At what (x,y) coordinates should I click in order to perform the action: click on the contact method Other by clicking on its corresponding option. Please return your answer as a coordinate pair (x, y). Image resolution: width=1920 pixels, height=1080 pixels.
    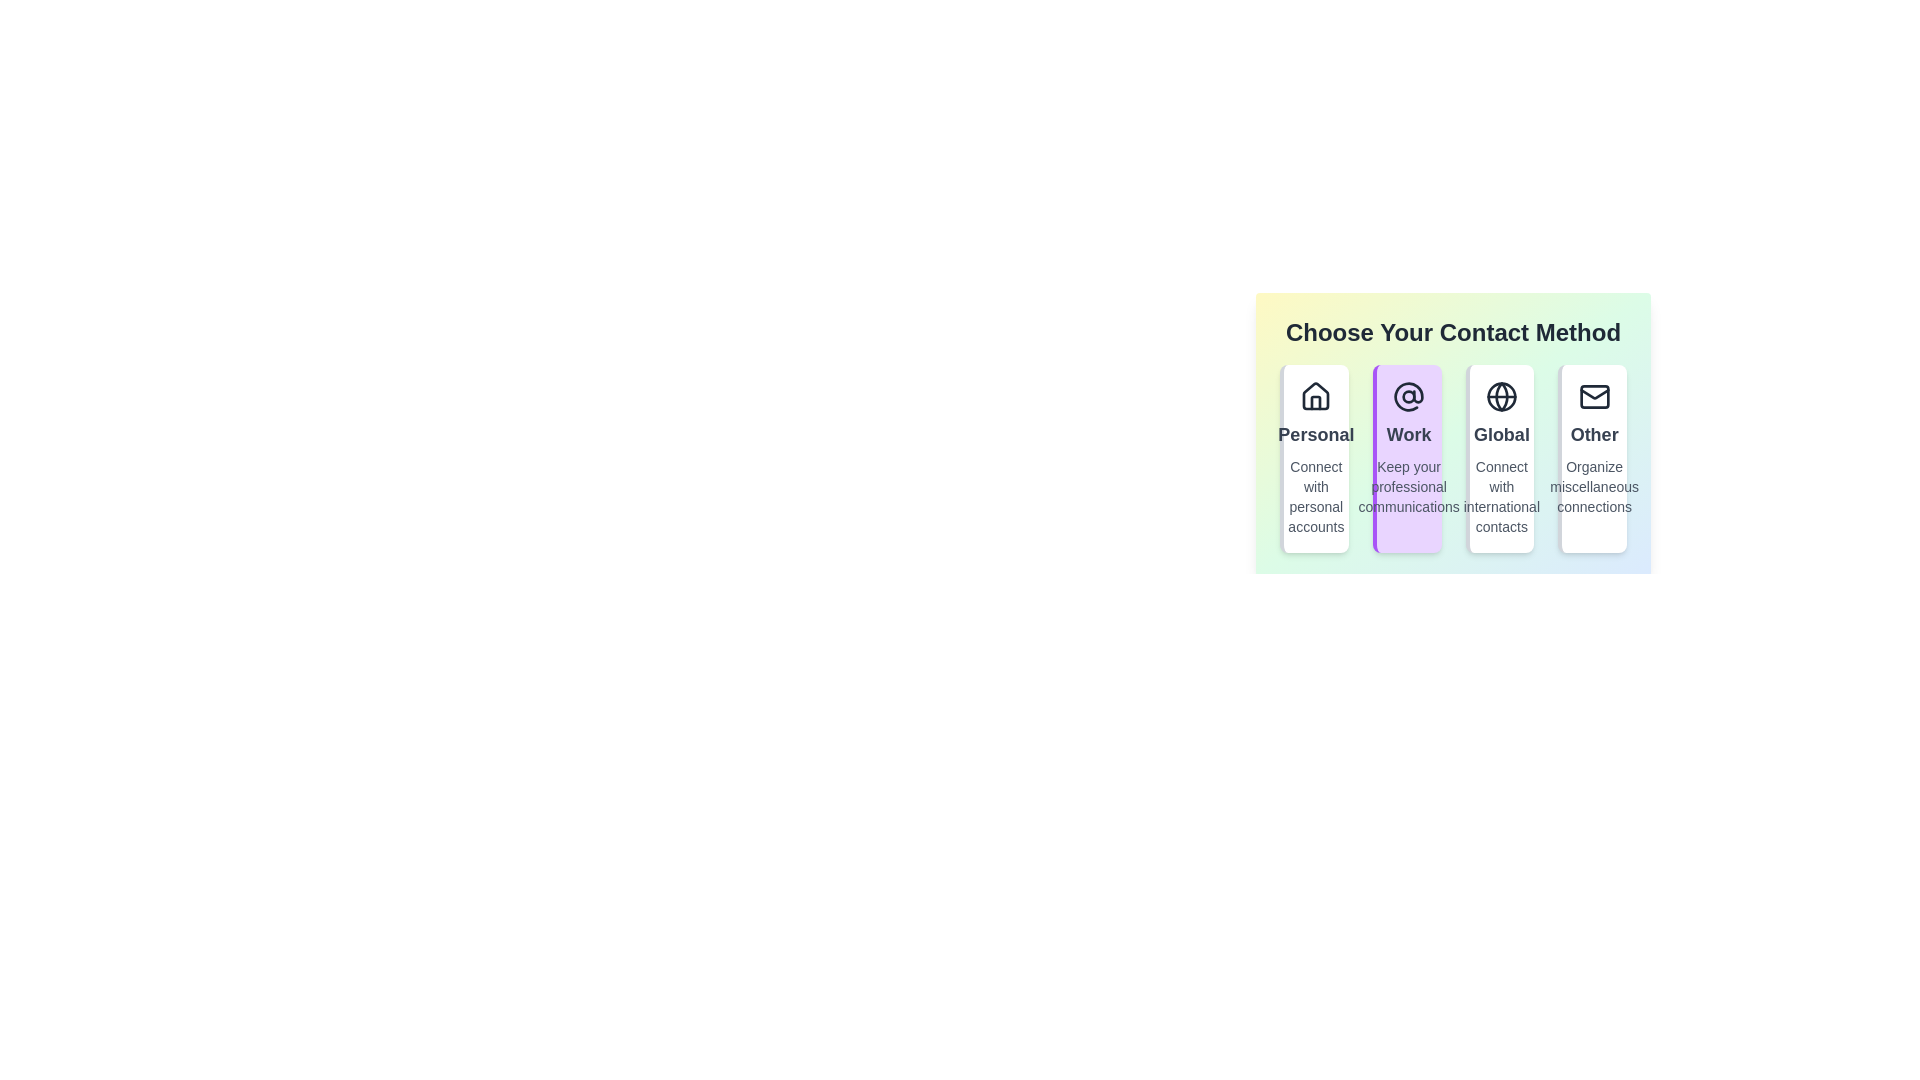
    Looking at the image, I should click on (1591, 459).